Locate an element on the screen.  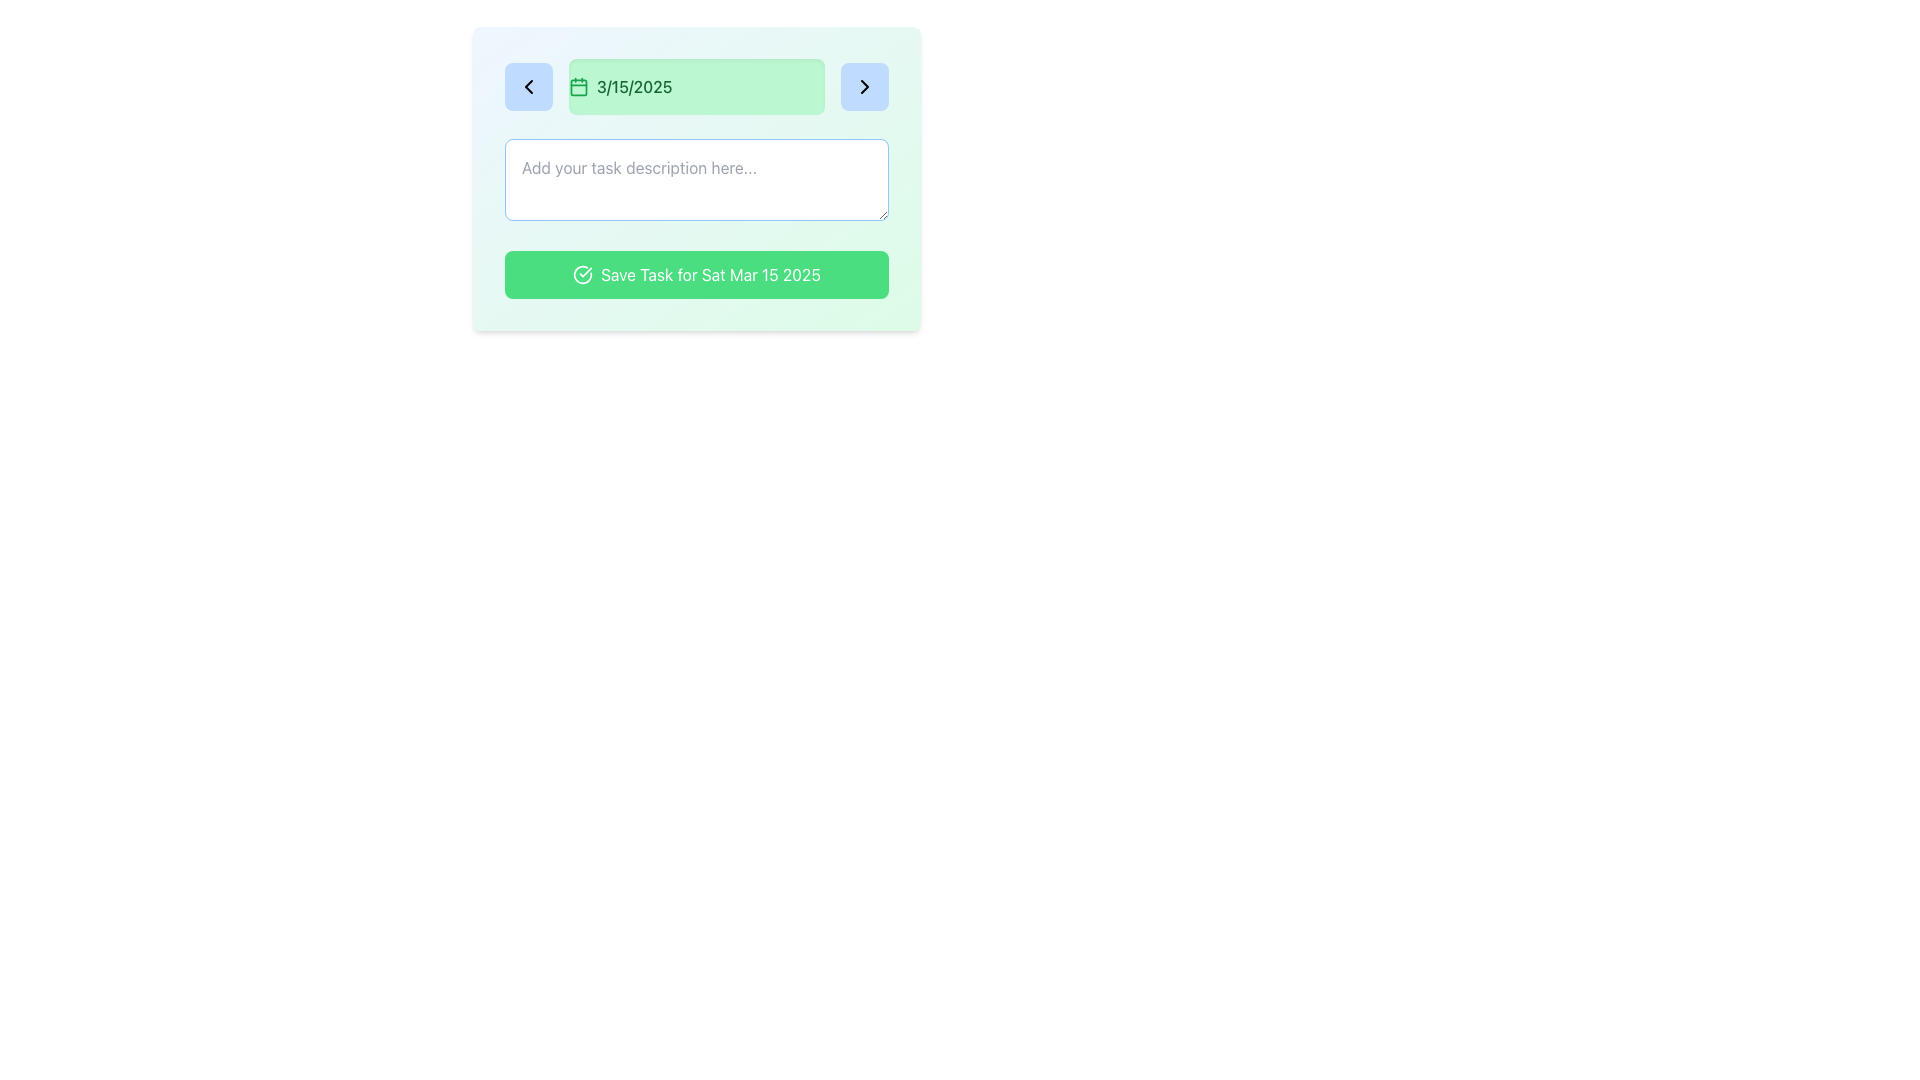
the SVG Rectangle element associated with the calendar icon located to the left of the date '3/15/2025' is located at coordinates (578, 86).